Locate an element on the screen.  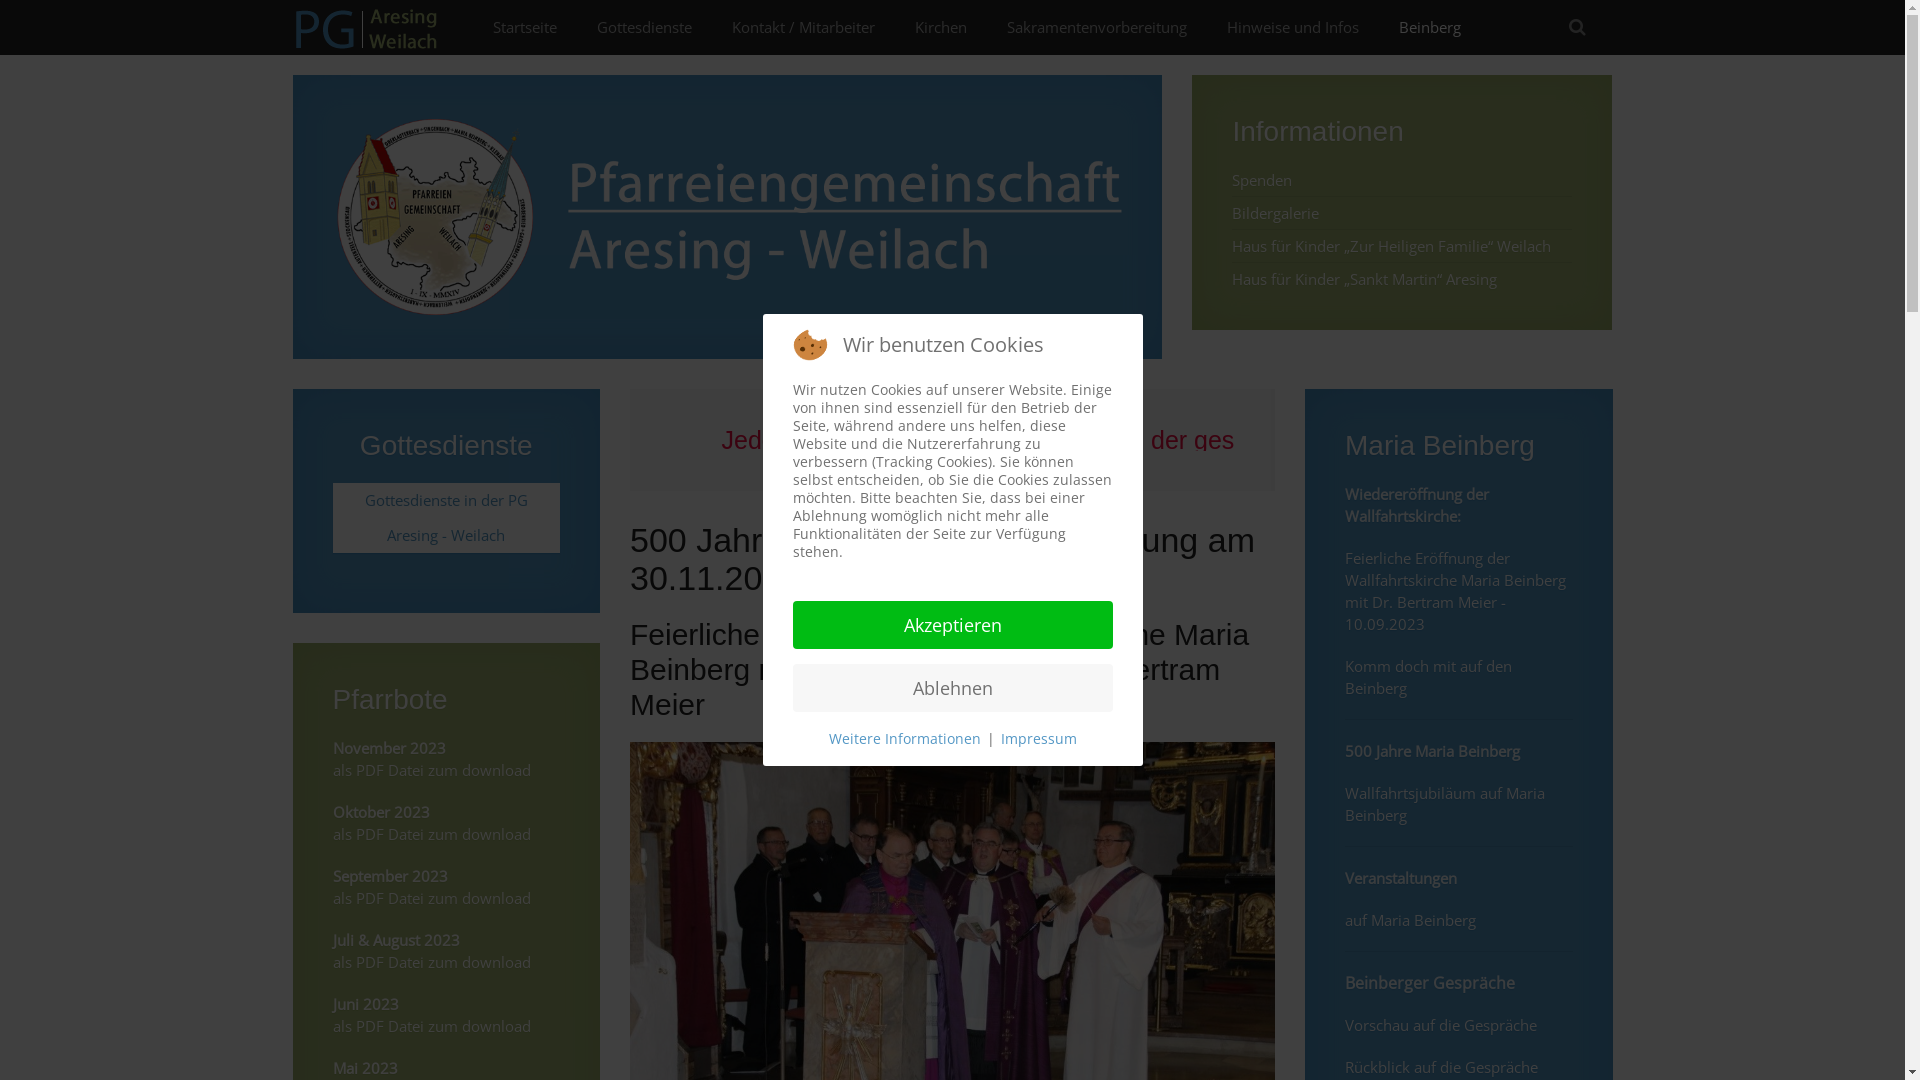
'Kirchen' is located at coordinates (892, 27).